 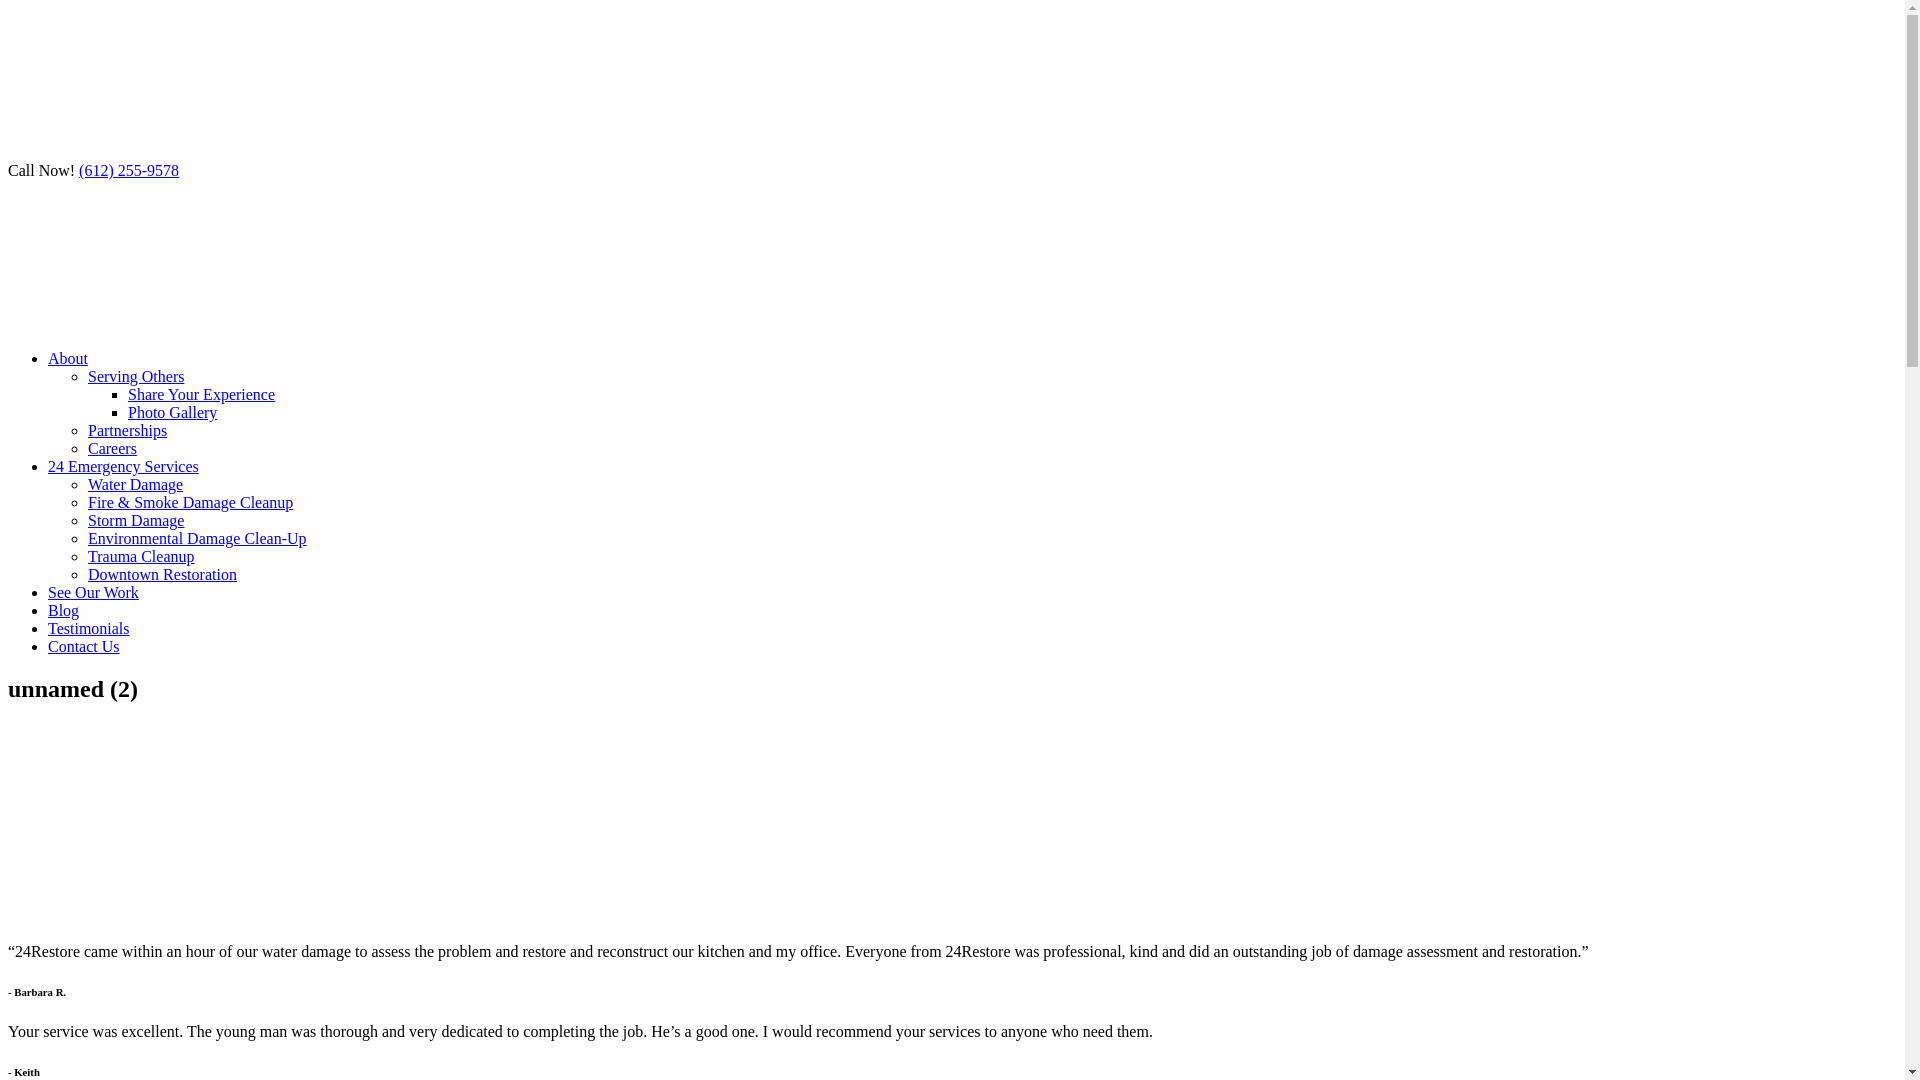 I want to click on 'Downtown Restoration', so click(x=162, y=574).